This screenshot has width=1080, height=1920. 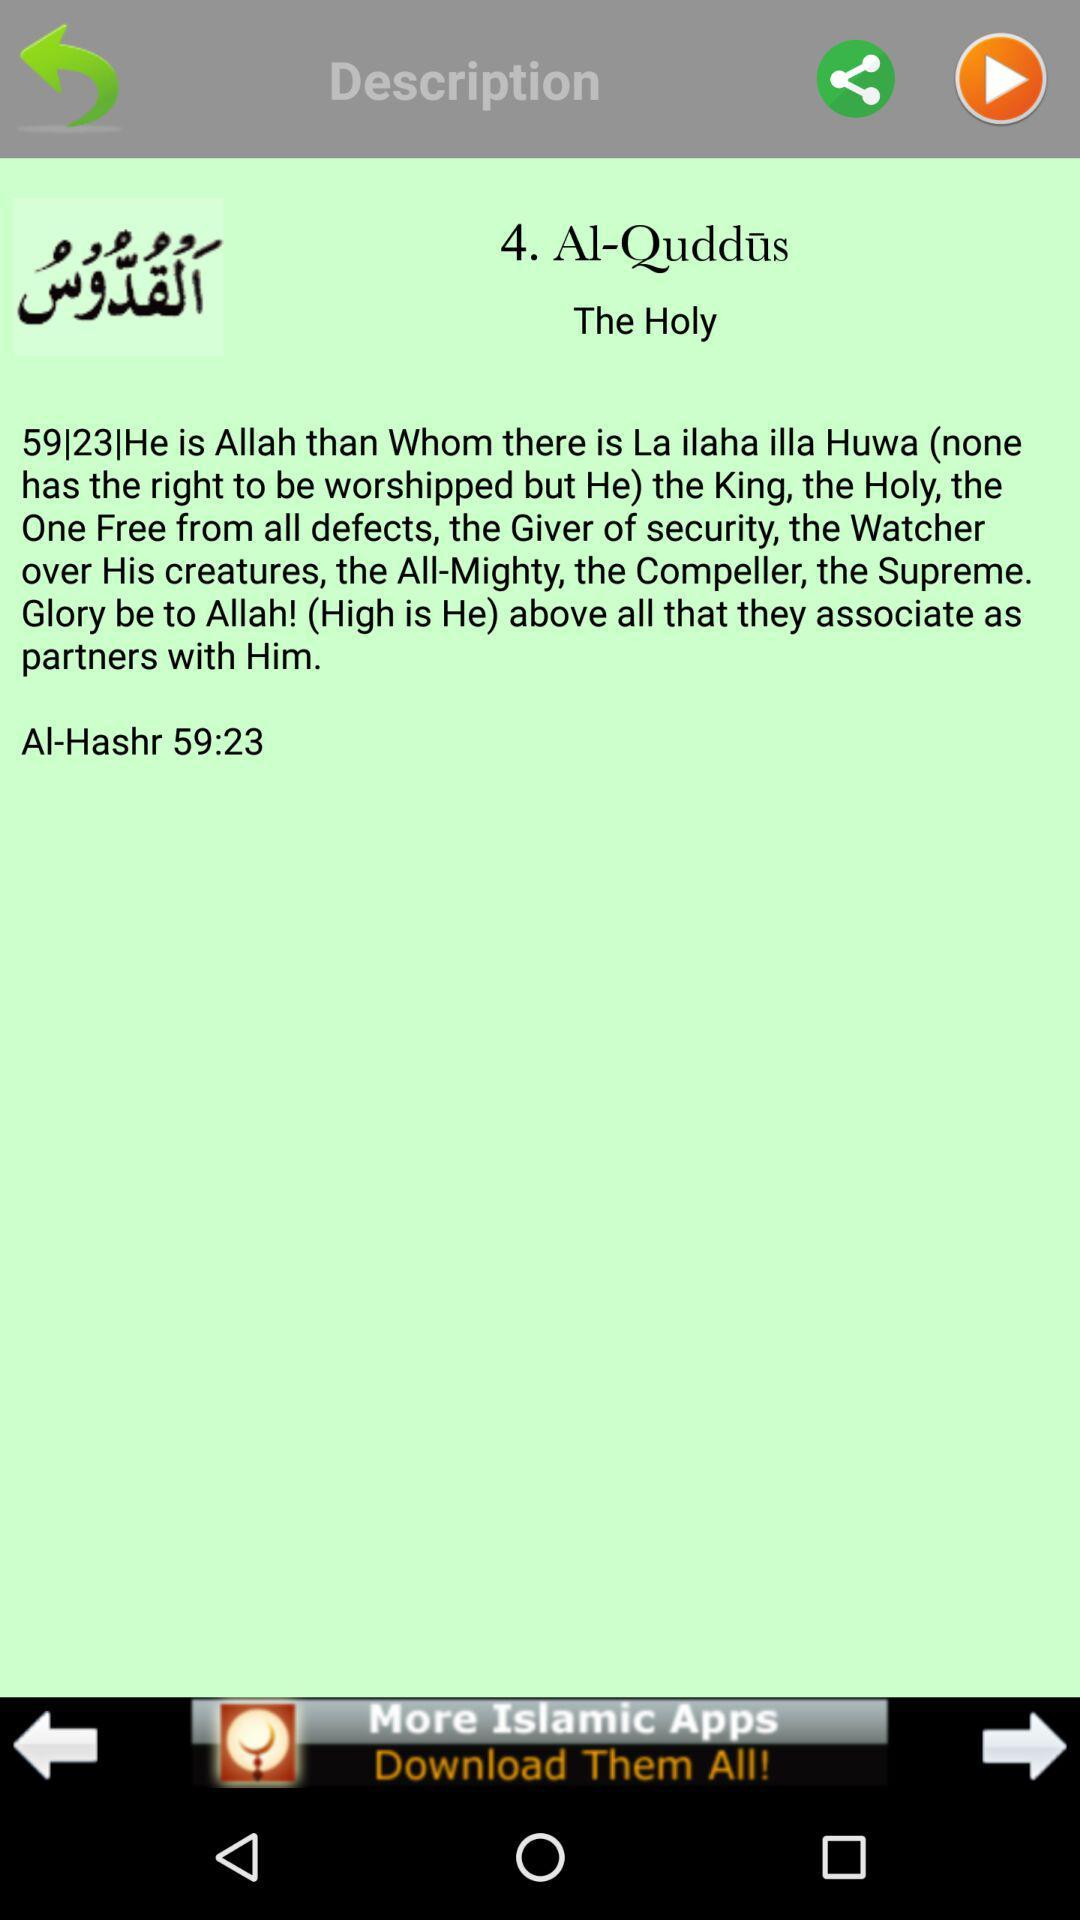 What do you see at coordinates (54, 1744) in the screenshot?
I see `the icon below 59 23 he` at bounding box center [54, 1744].